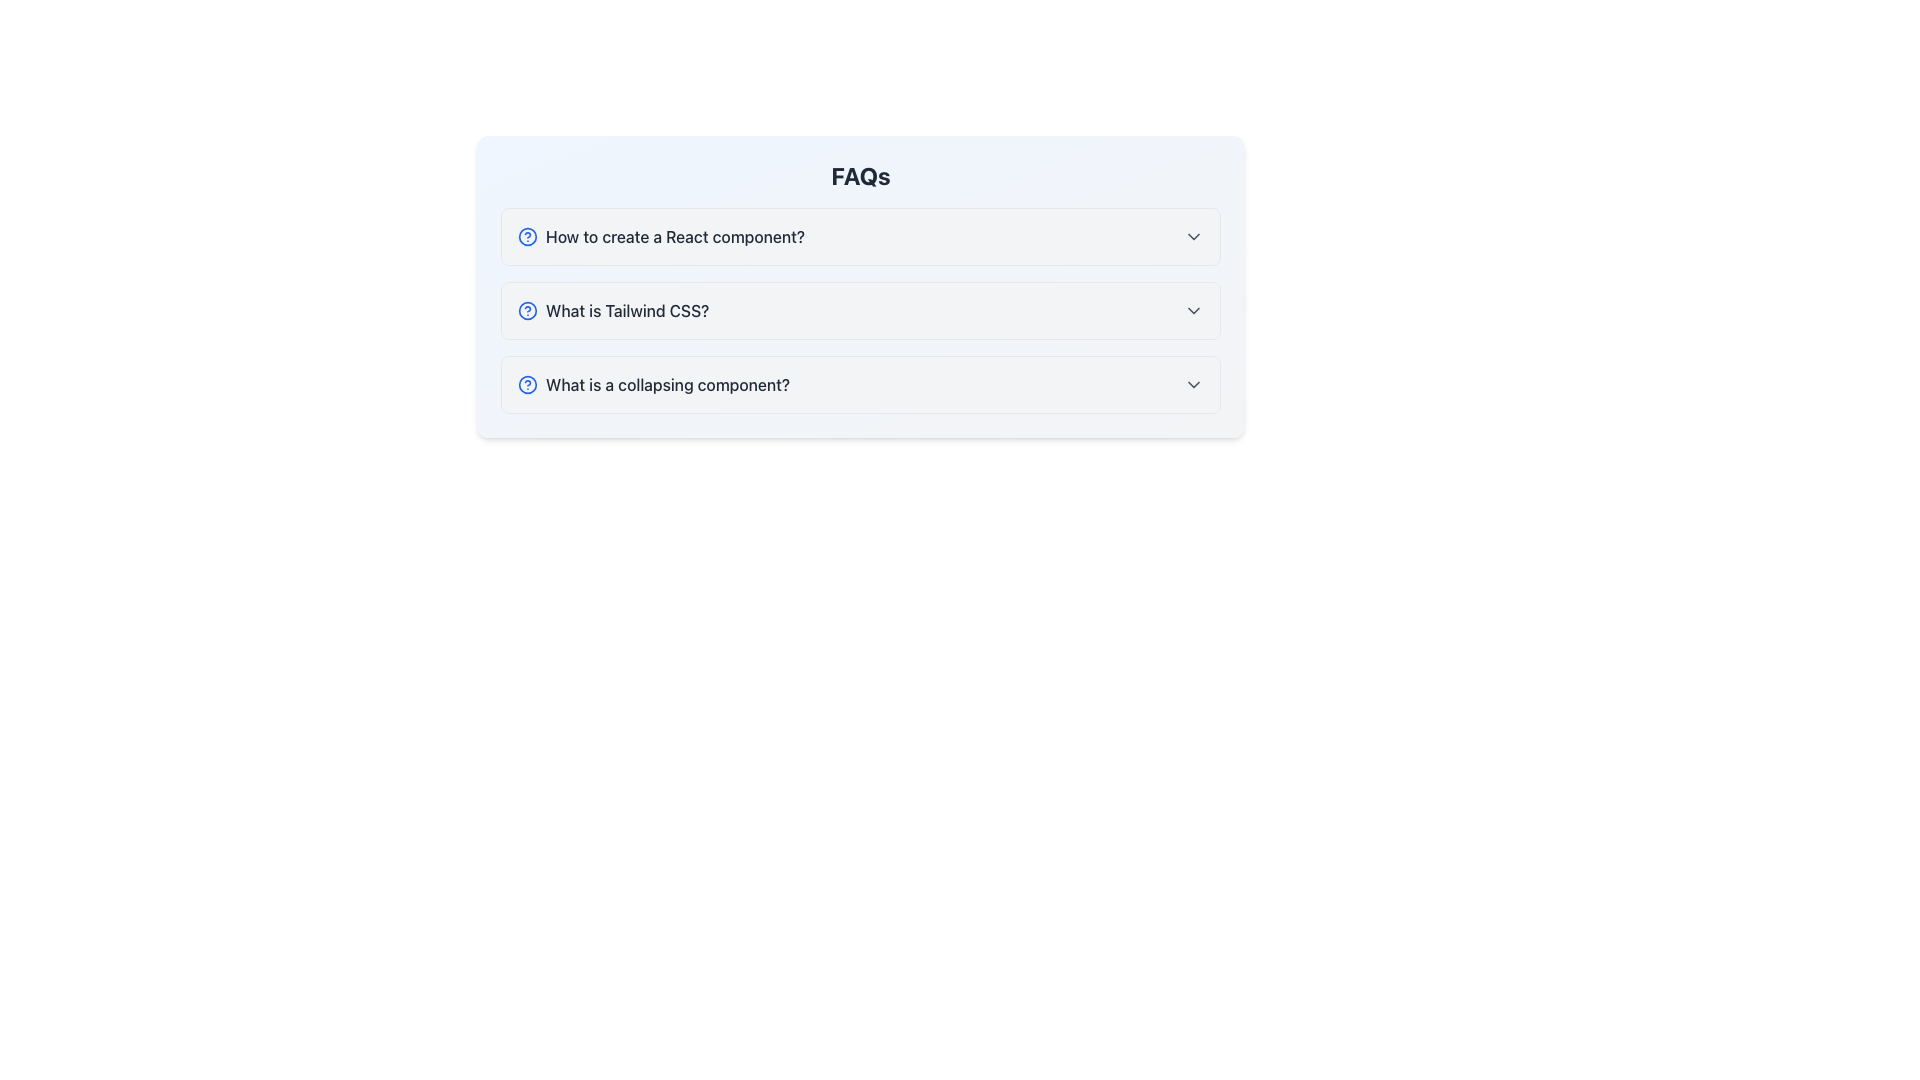 The height and width of the screenshot is (1080, 1920). I want to click on the second FAQ question text label to read the tooltip, so click(612, 311).